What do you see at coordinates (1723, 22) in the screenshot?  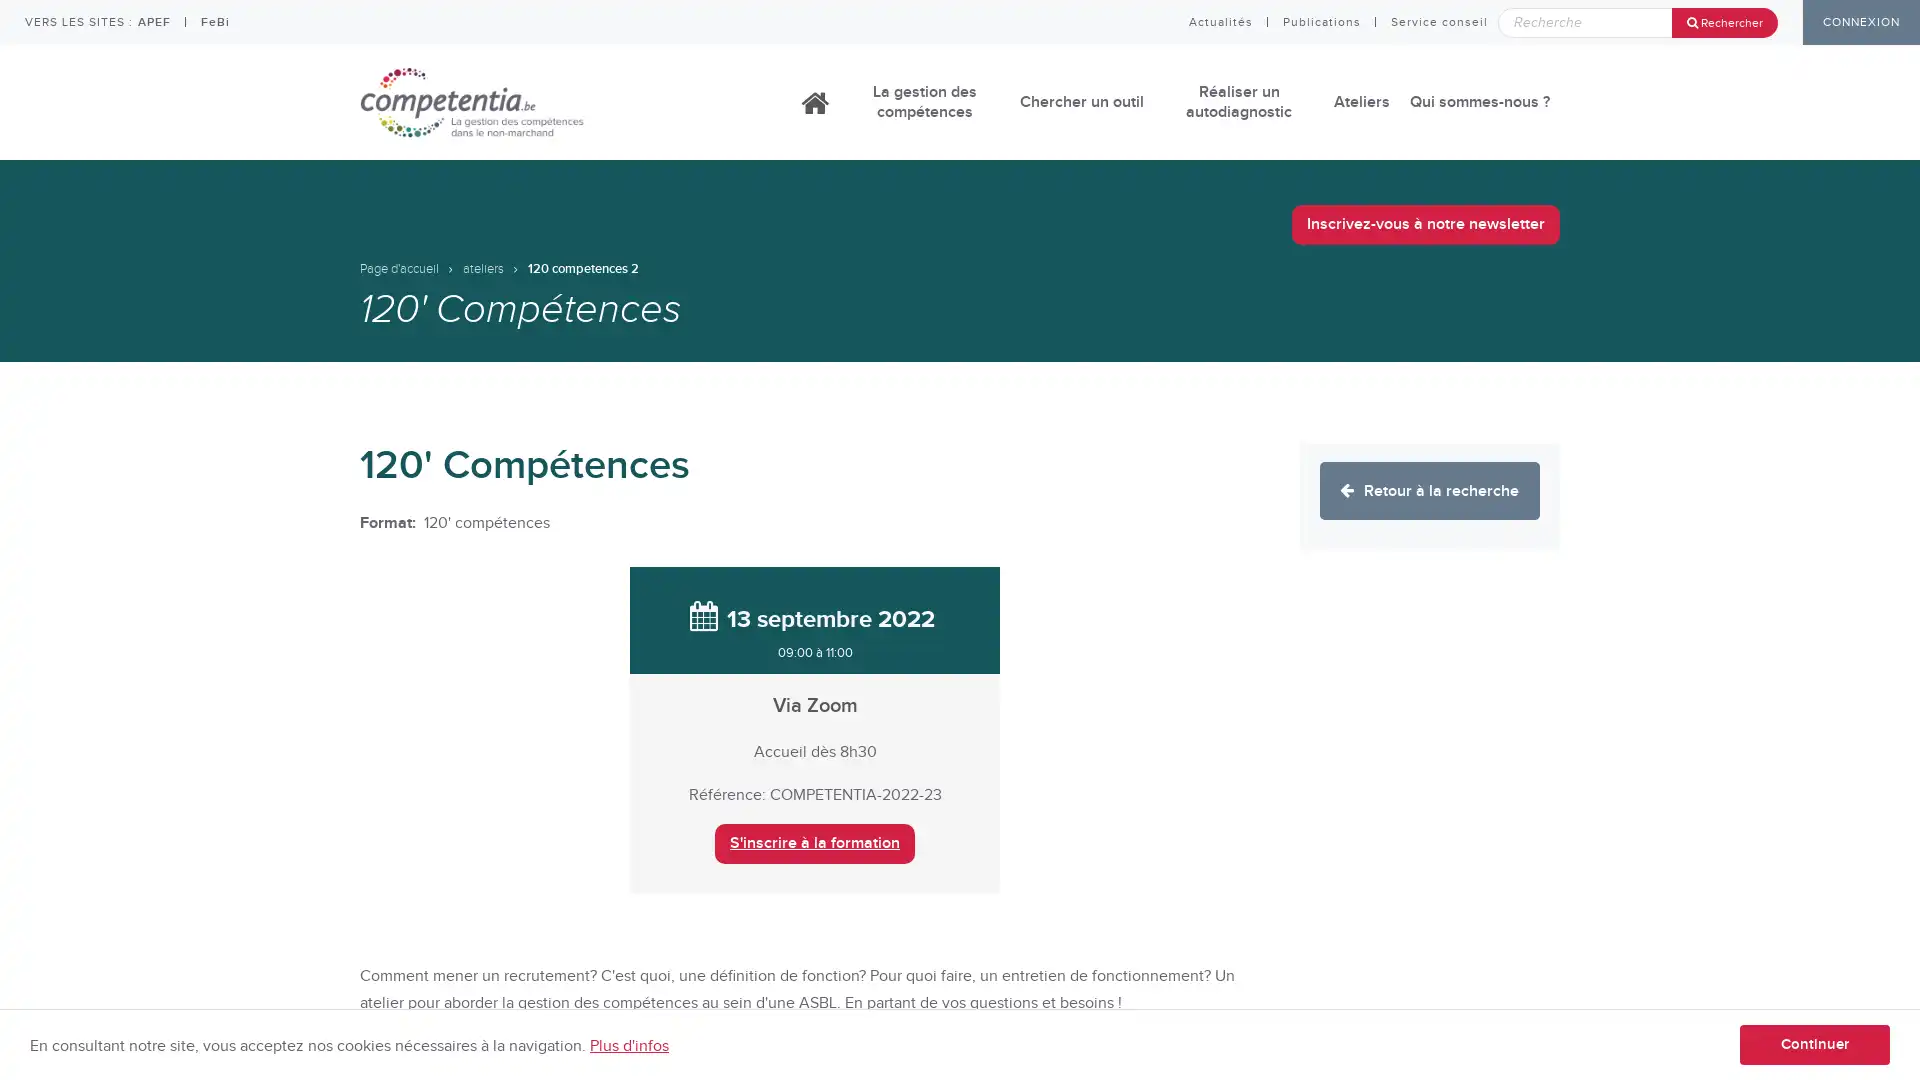 I see `Rechercher` at bounding box center [1723, 22].